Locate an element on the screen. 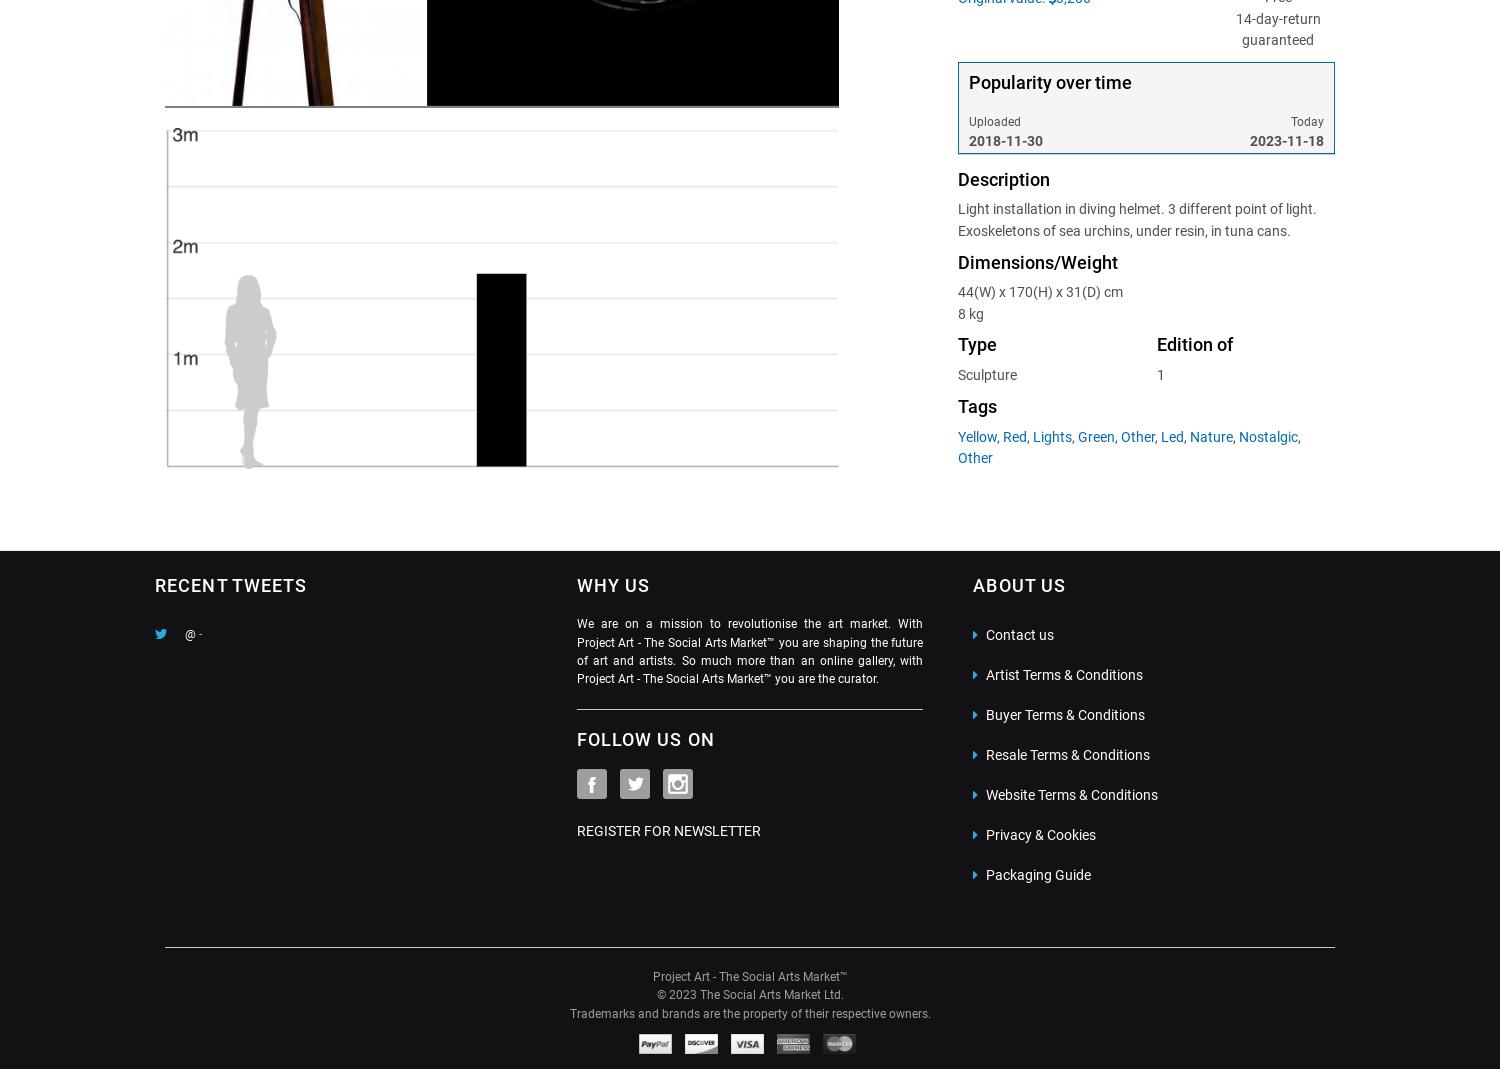  'ABOUT US' is located at coordinates (972, 586).